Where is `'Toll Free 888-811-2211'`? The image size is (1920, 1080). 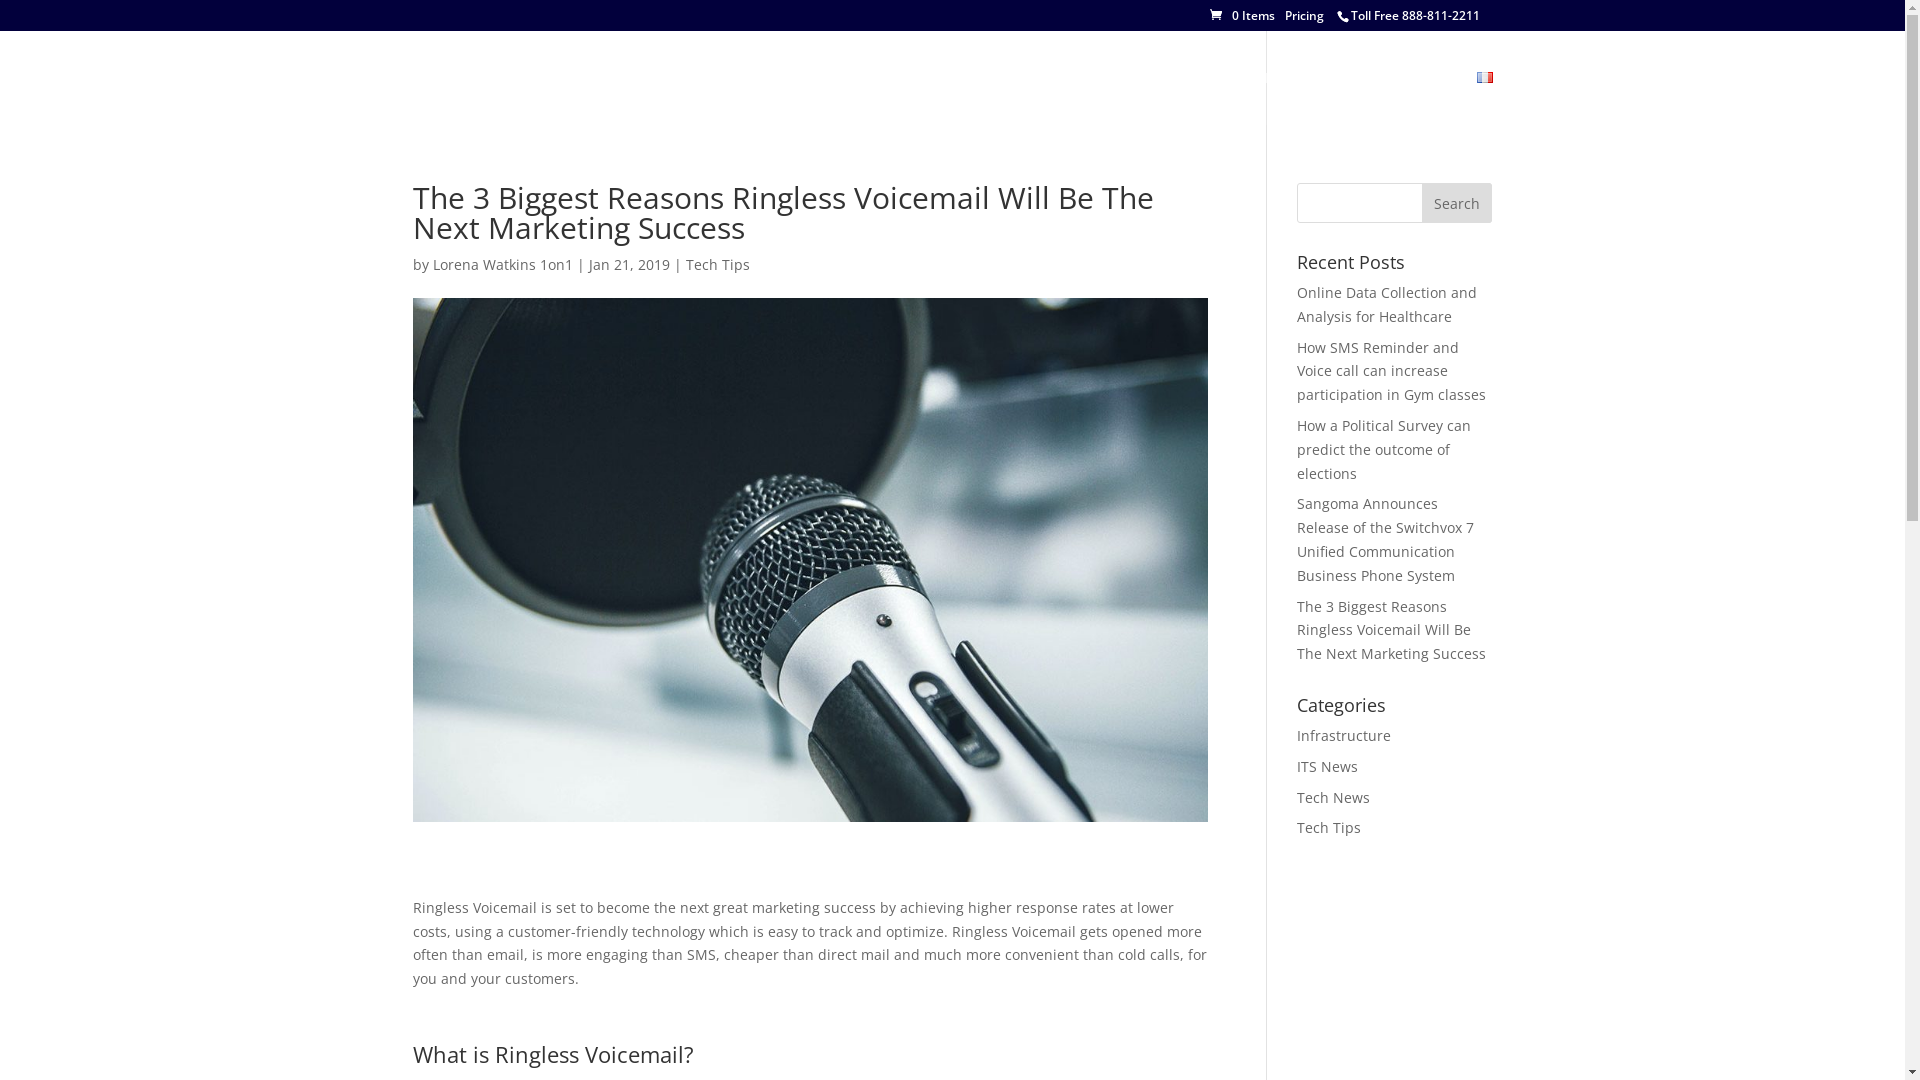 'Toll Free 888-811-2211' is located at coordinates (1413, 15).